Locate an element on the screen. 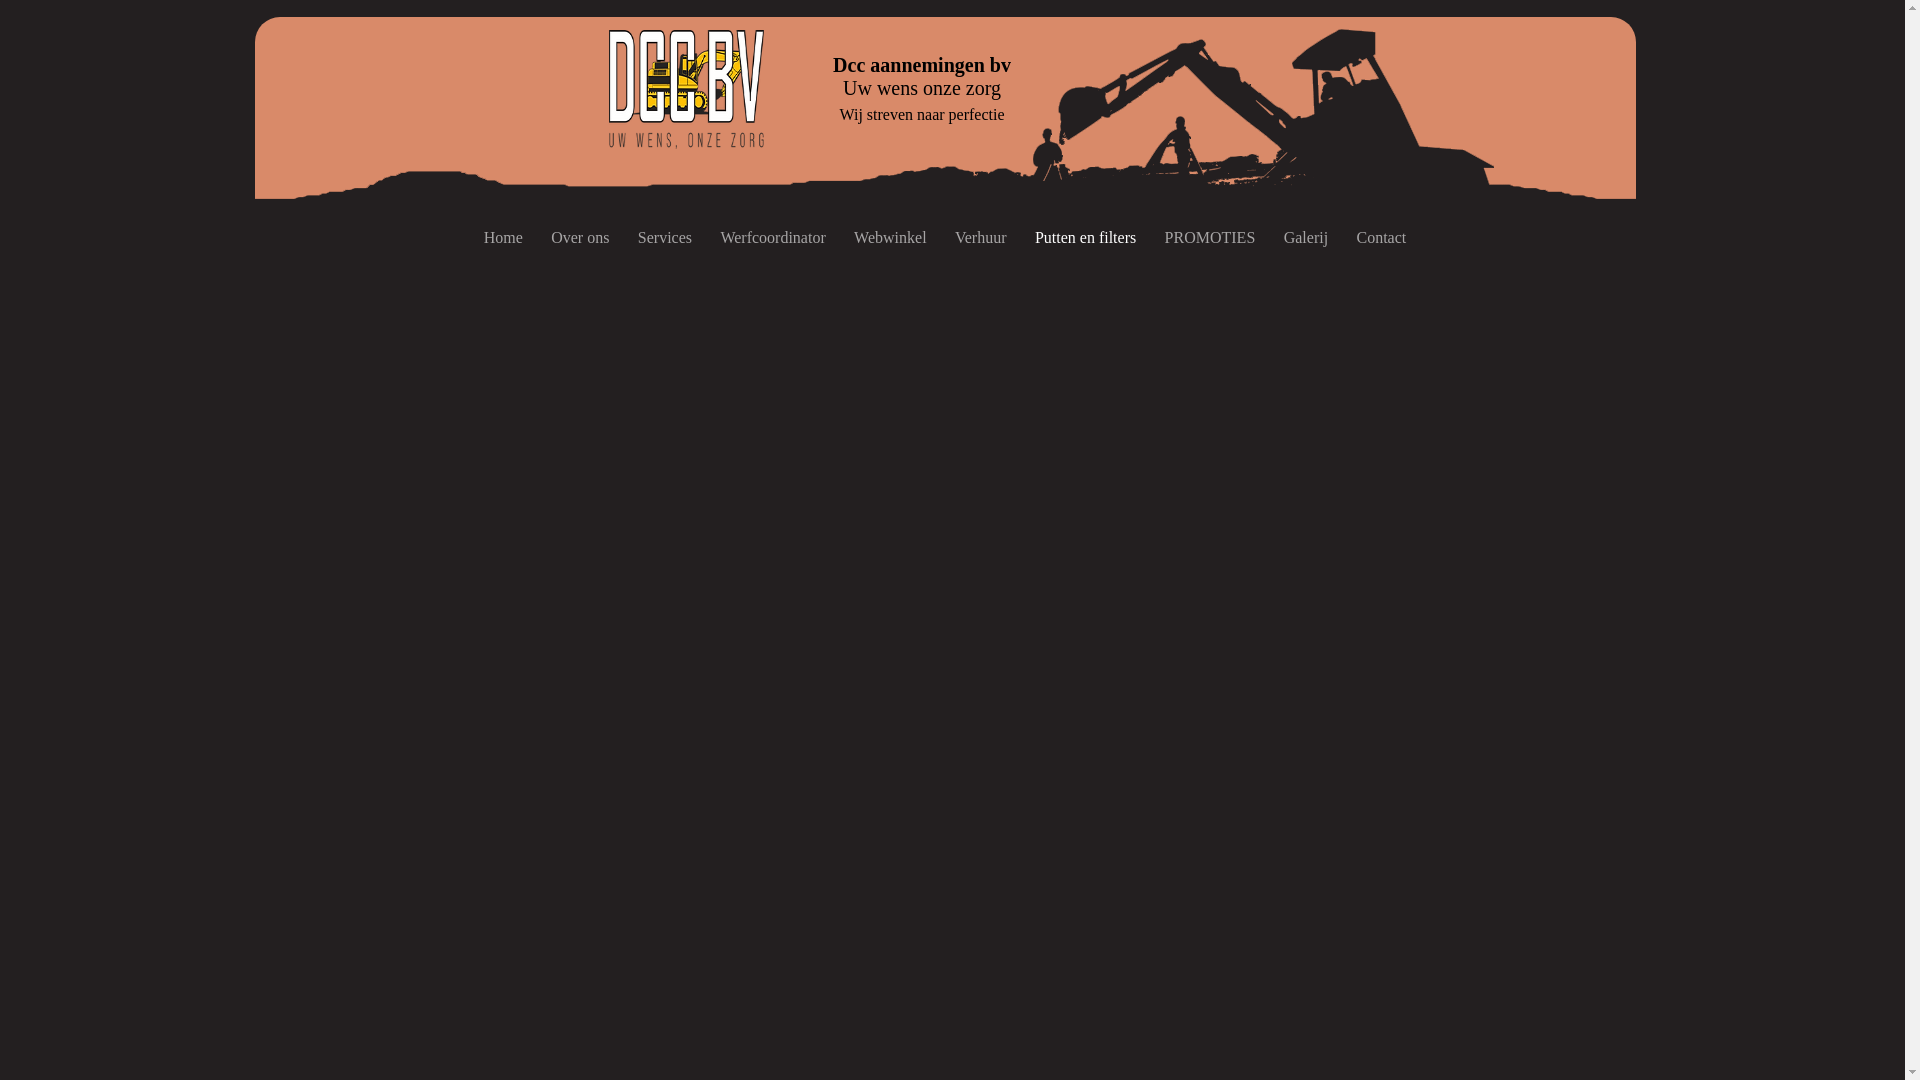  'Verhuur' is located at coordinates (980, 237).